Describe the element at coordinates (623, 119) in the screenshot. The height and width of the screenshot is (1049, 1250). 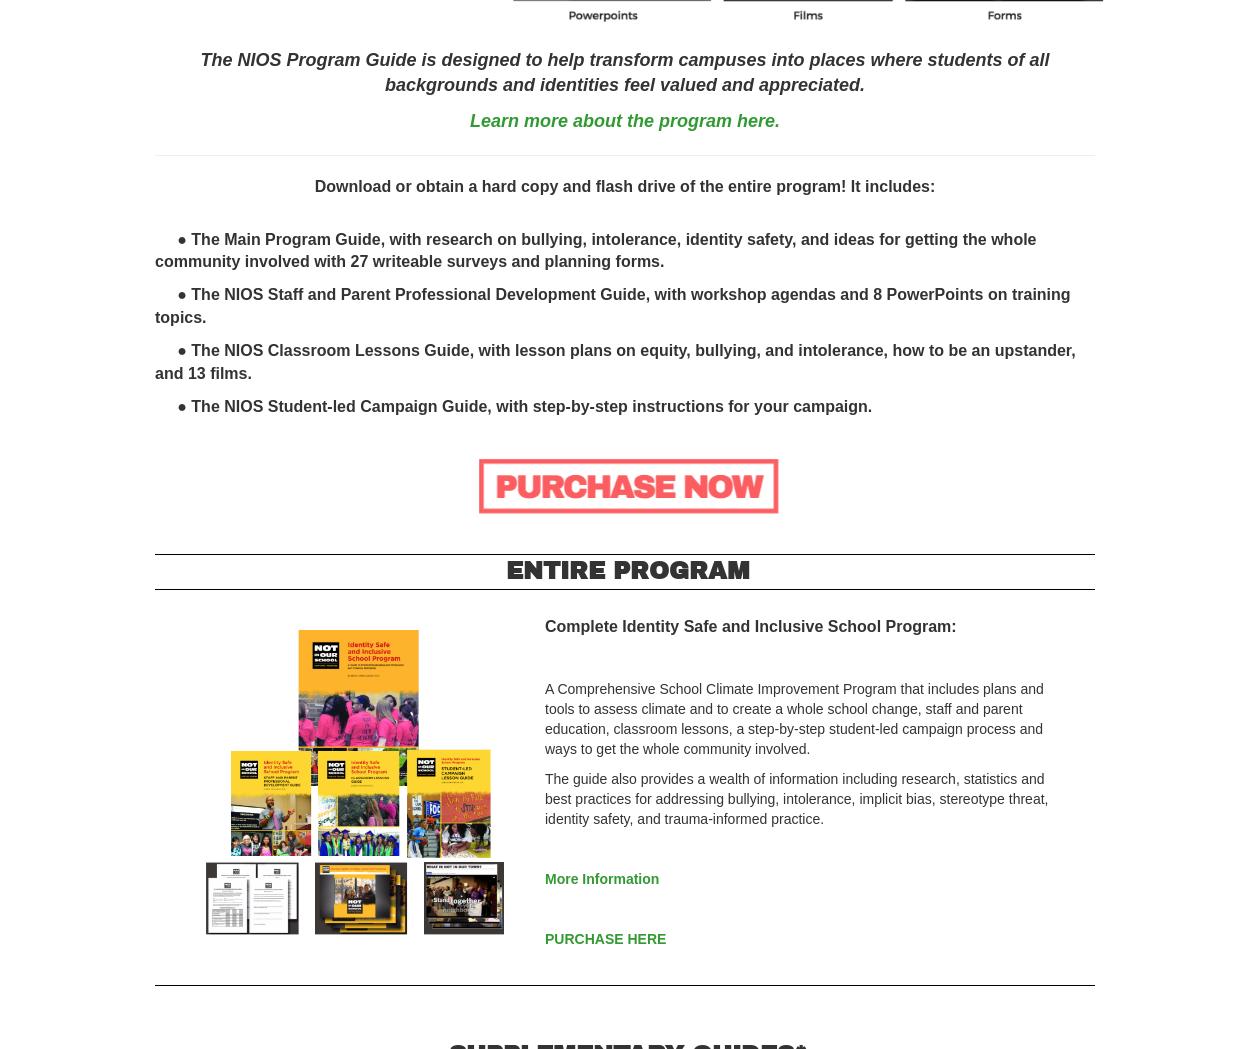
I see `'Learn more about the program here.'` at that location.